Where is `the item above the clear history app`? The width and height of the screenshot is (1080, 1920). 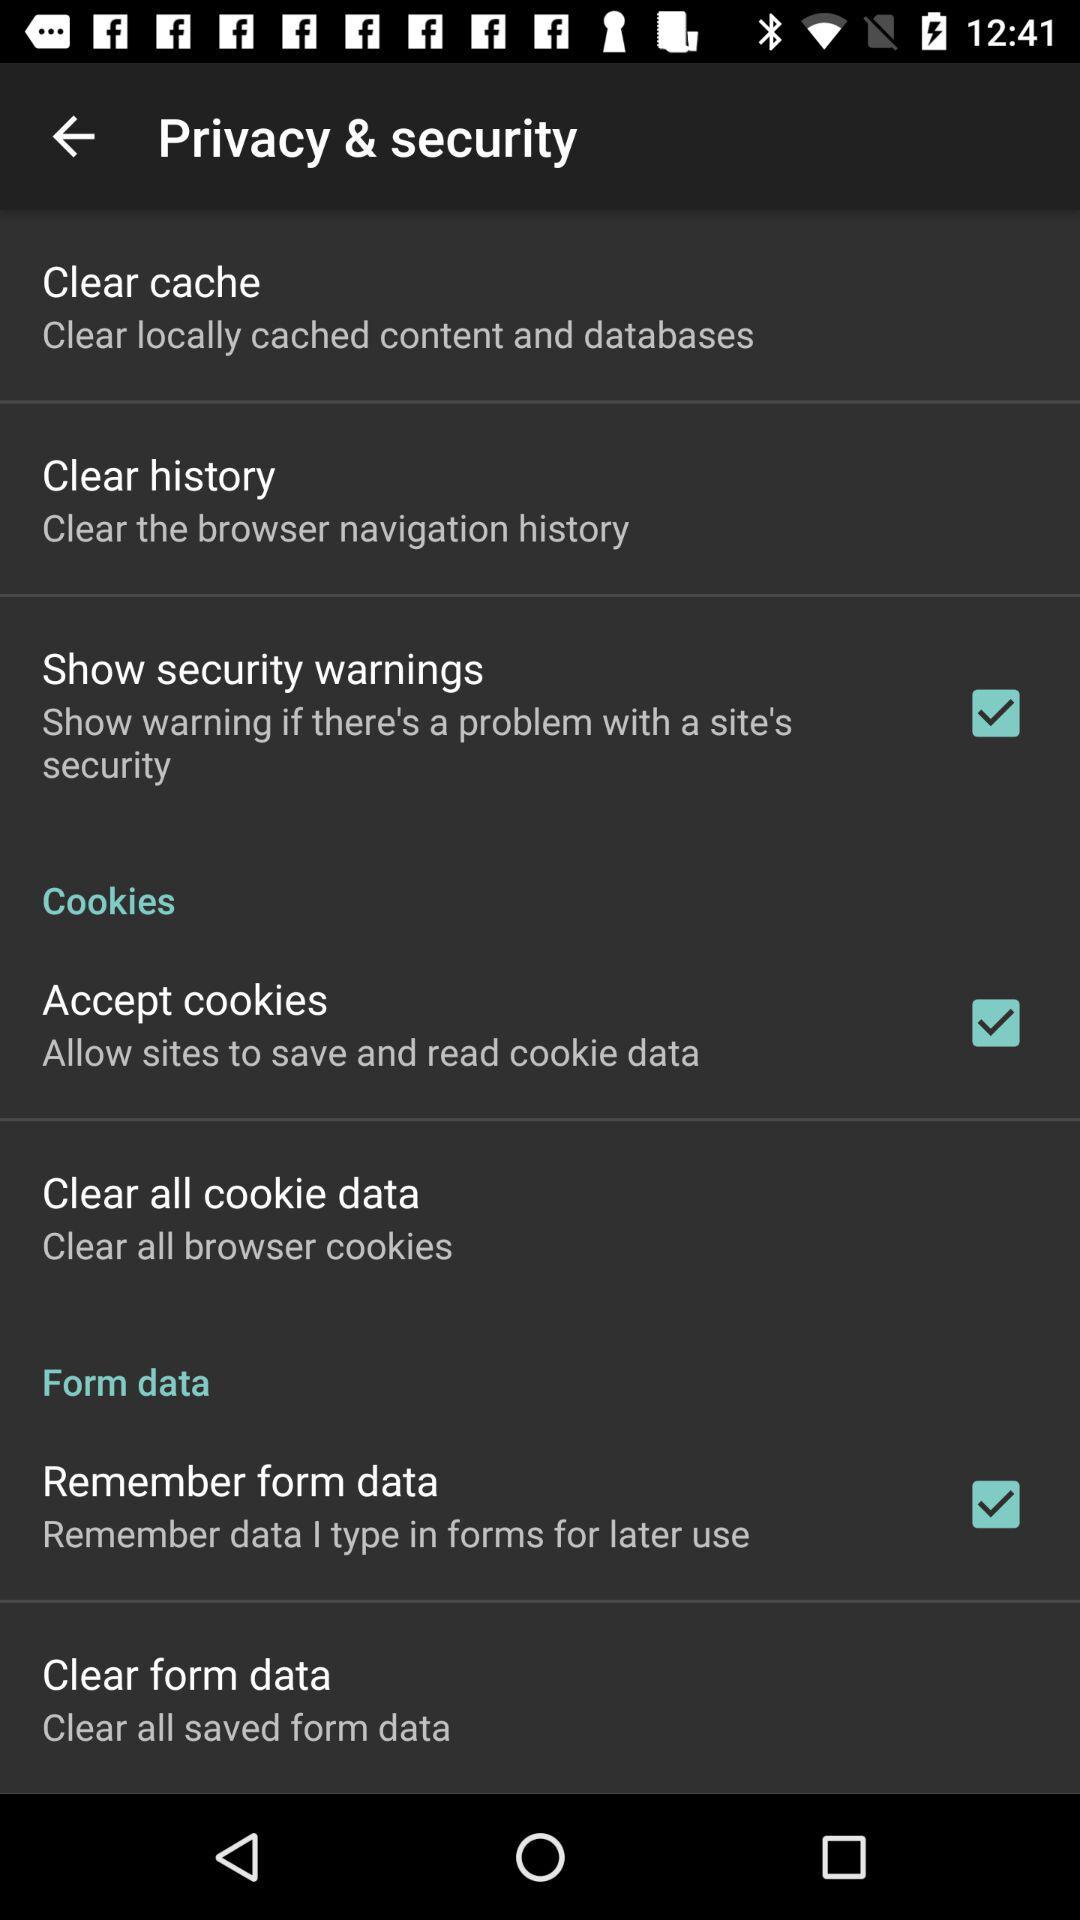 the item above the clear history app is located at coordinates (398, 333).